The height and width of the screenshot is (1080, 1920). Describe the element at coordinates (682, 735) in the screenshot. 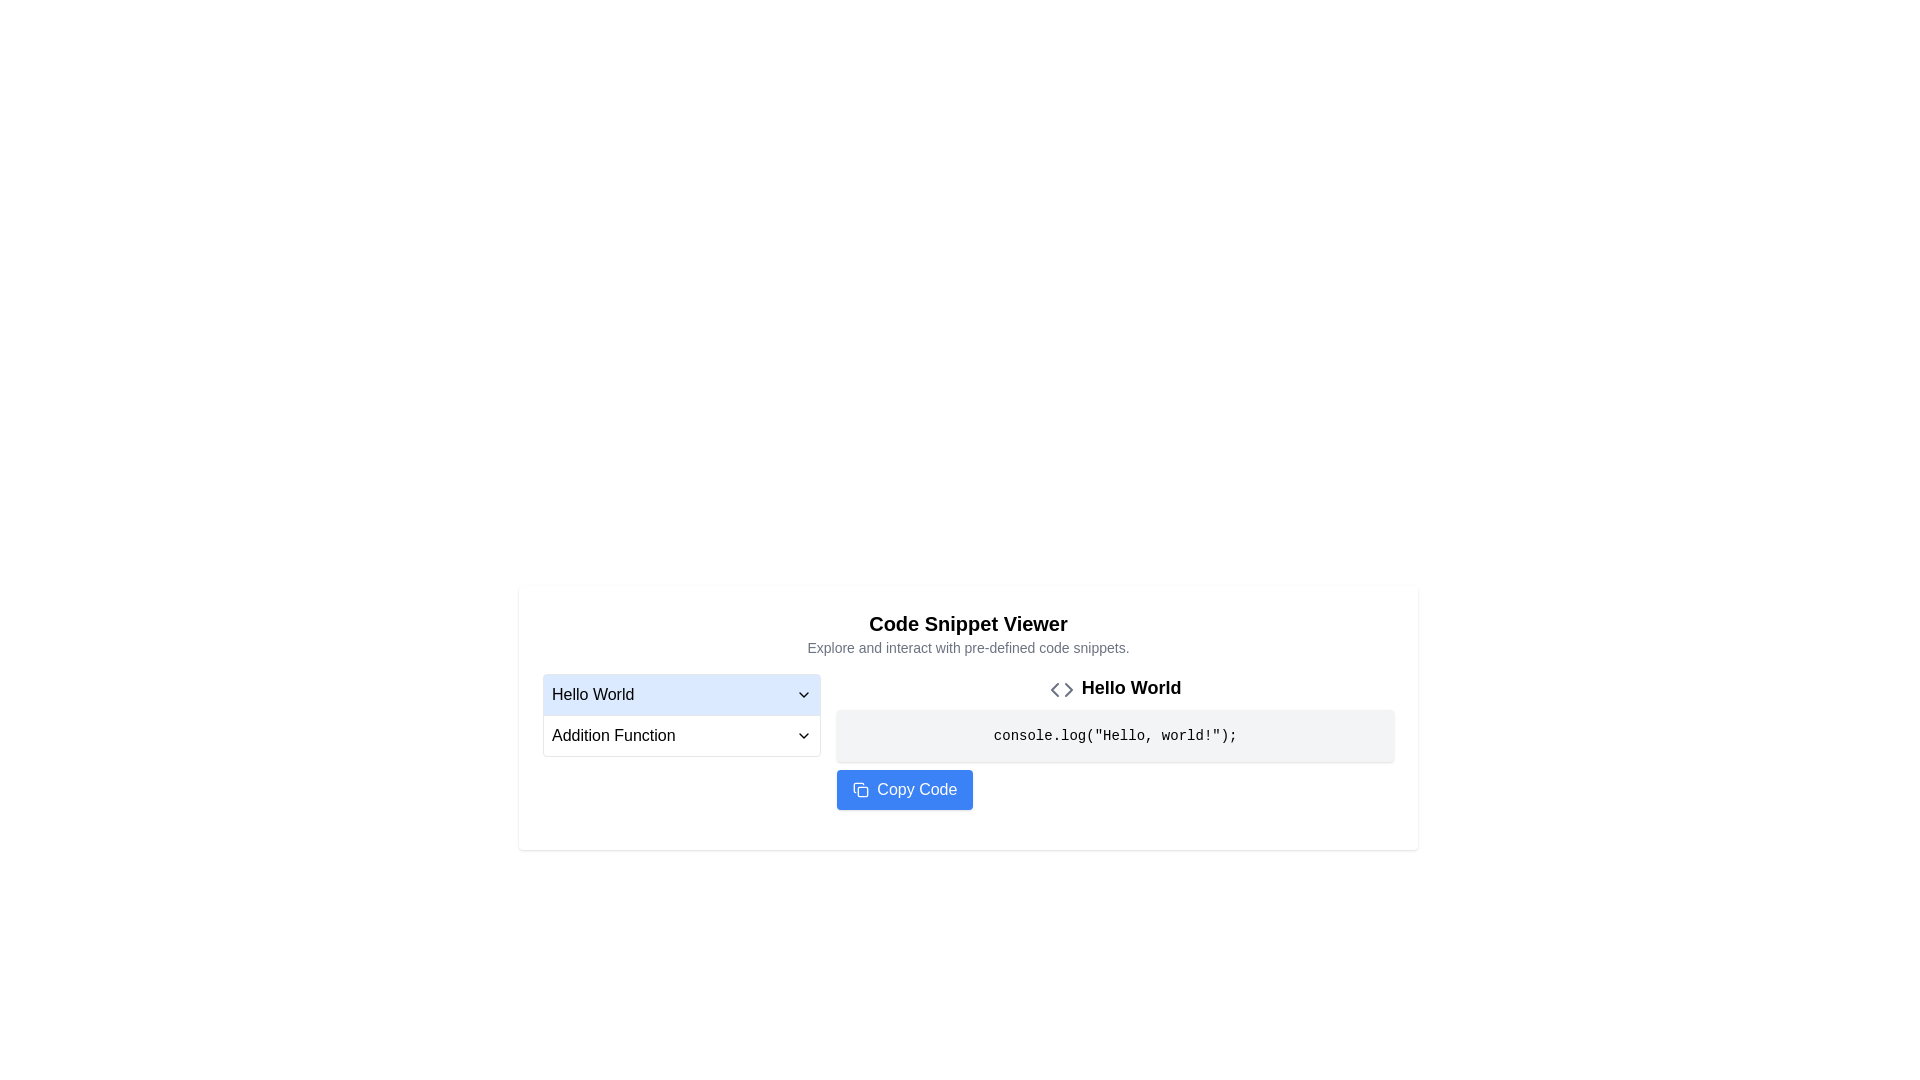

I see `the second dropdown item located below 'Hello World'` at that location.